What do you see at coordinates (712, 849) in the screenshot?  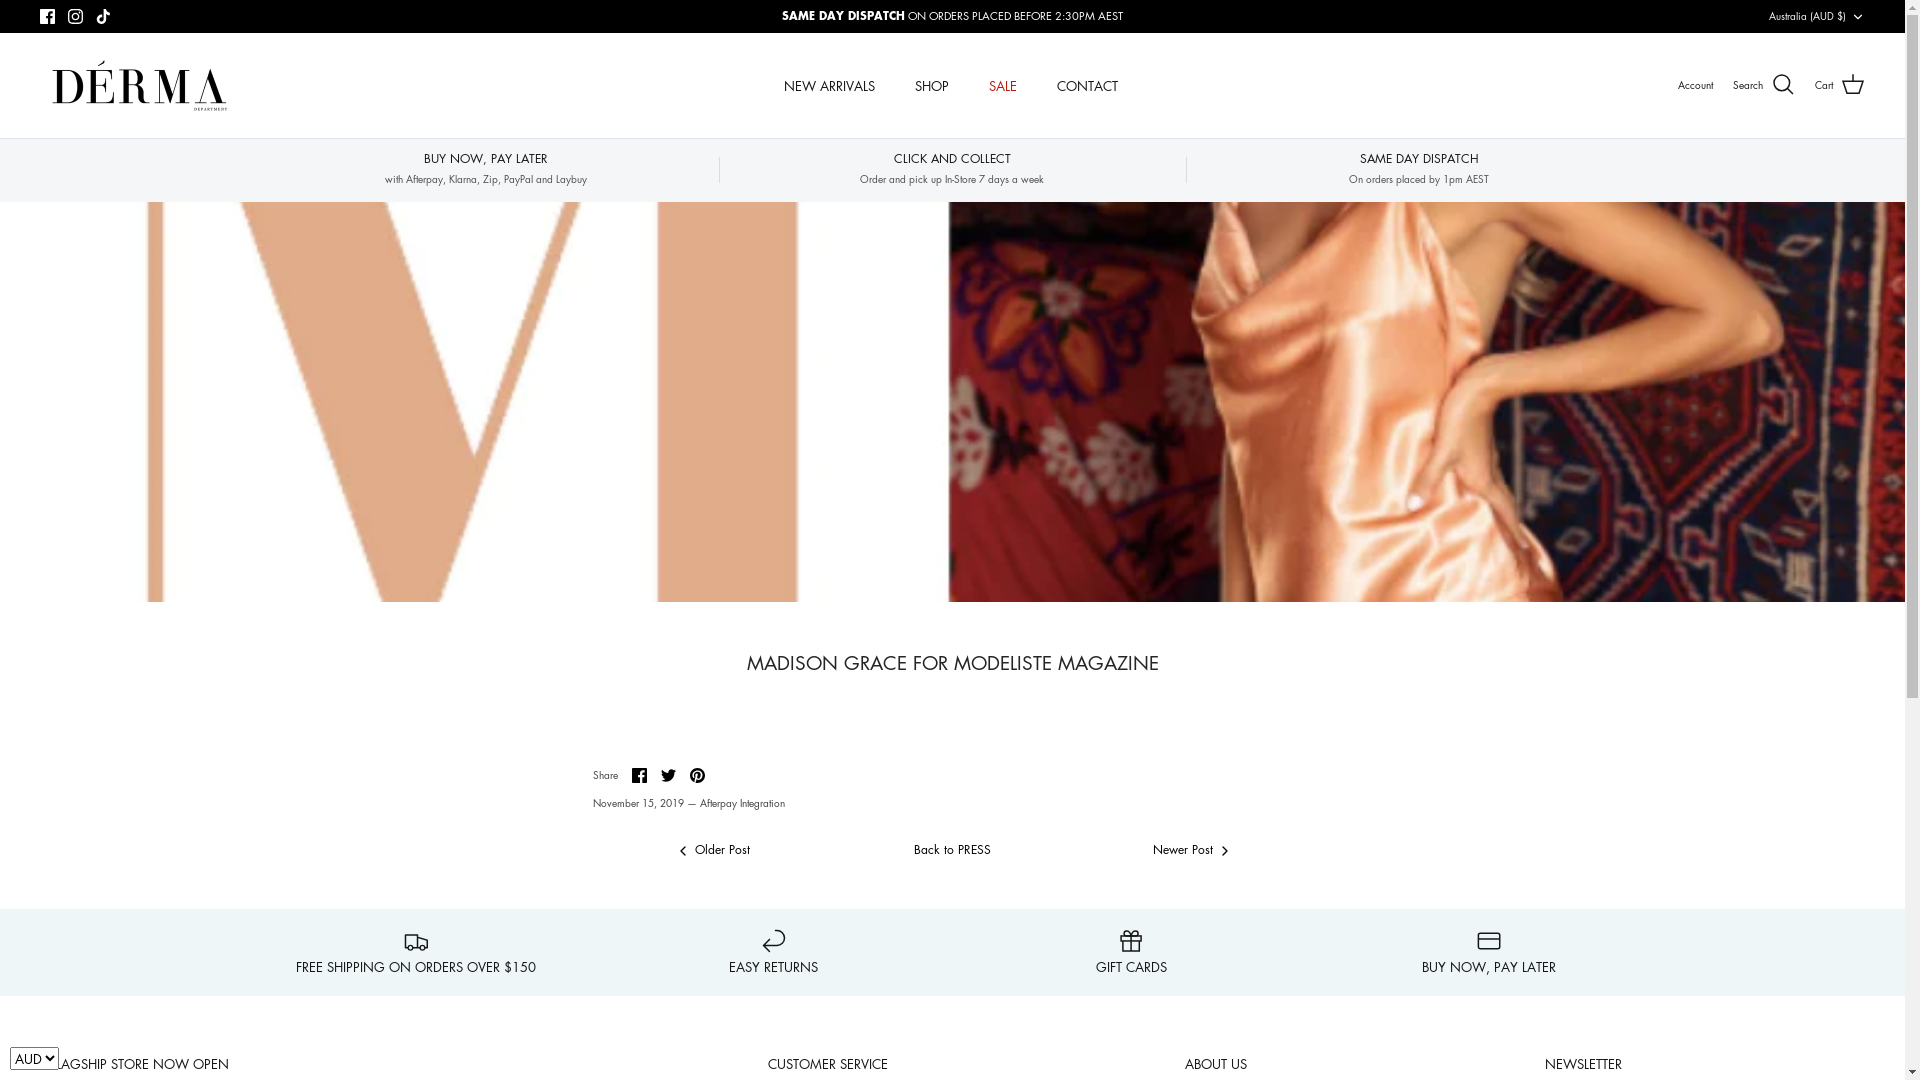 I see `'Left Older Post'` at bounding box center [712, 849].